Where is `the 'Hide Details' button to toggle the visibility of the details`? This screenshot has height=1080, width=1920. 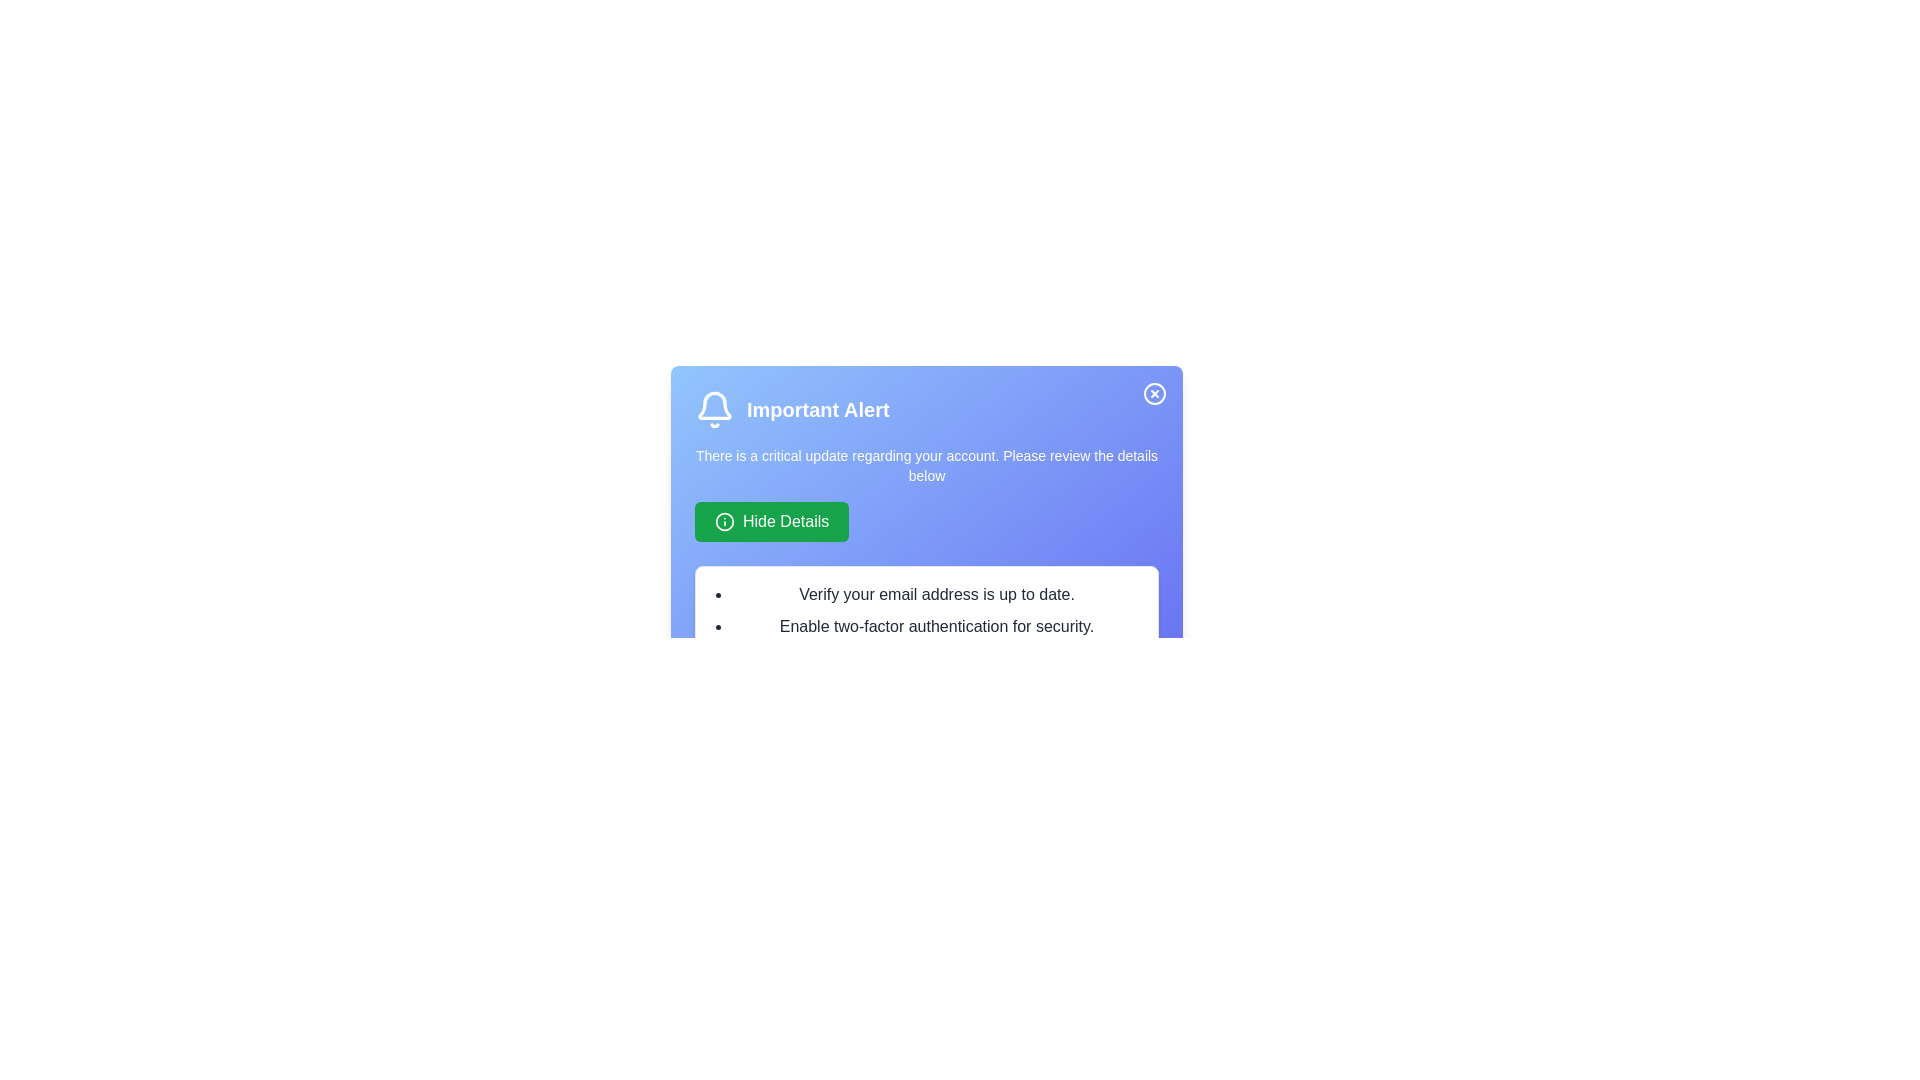
the 'Hide Details' button to toggle the visibility of the details is located at coordinates (771, 520).